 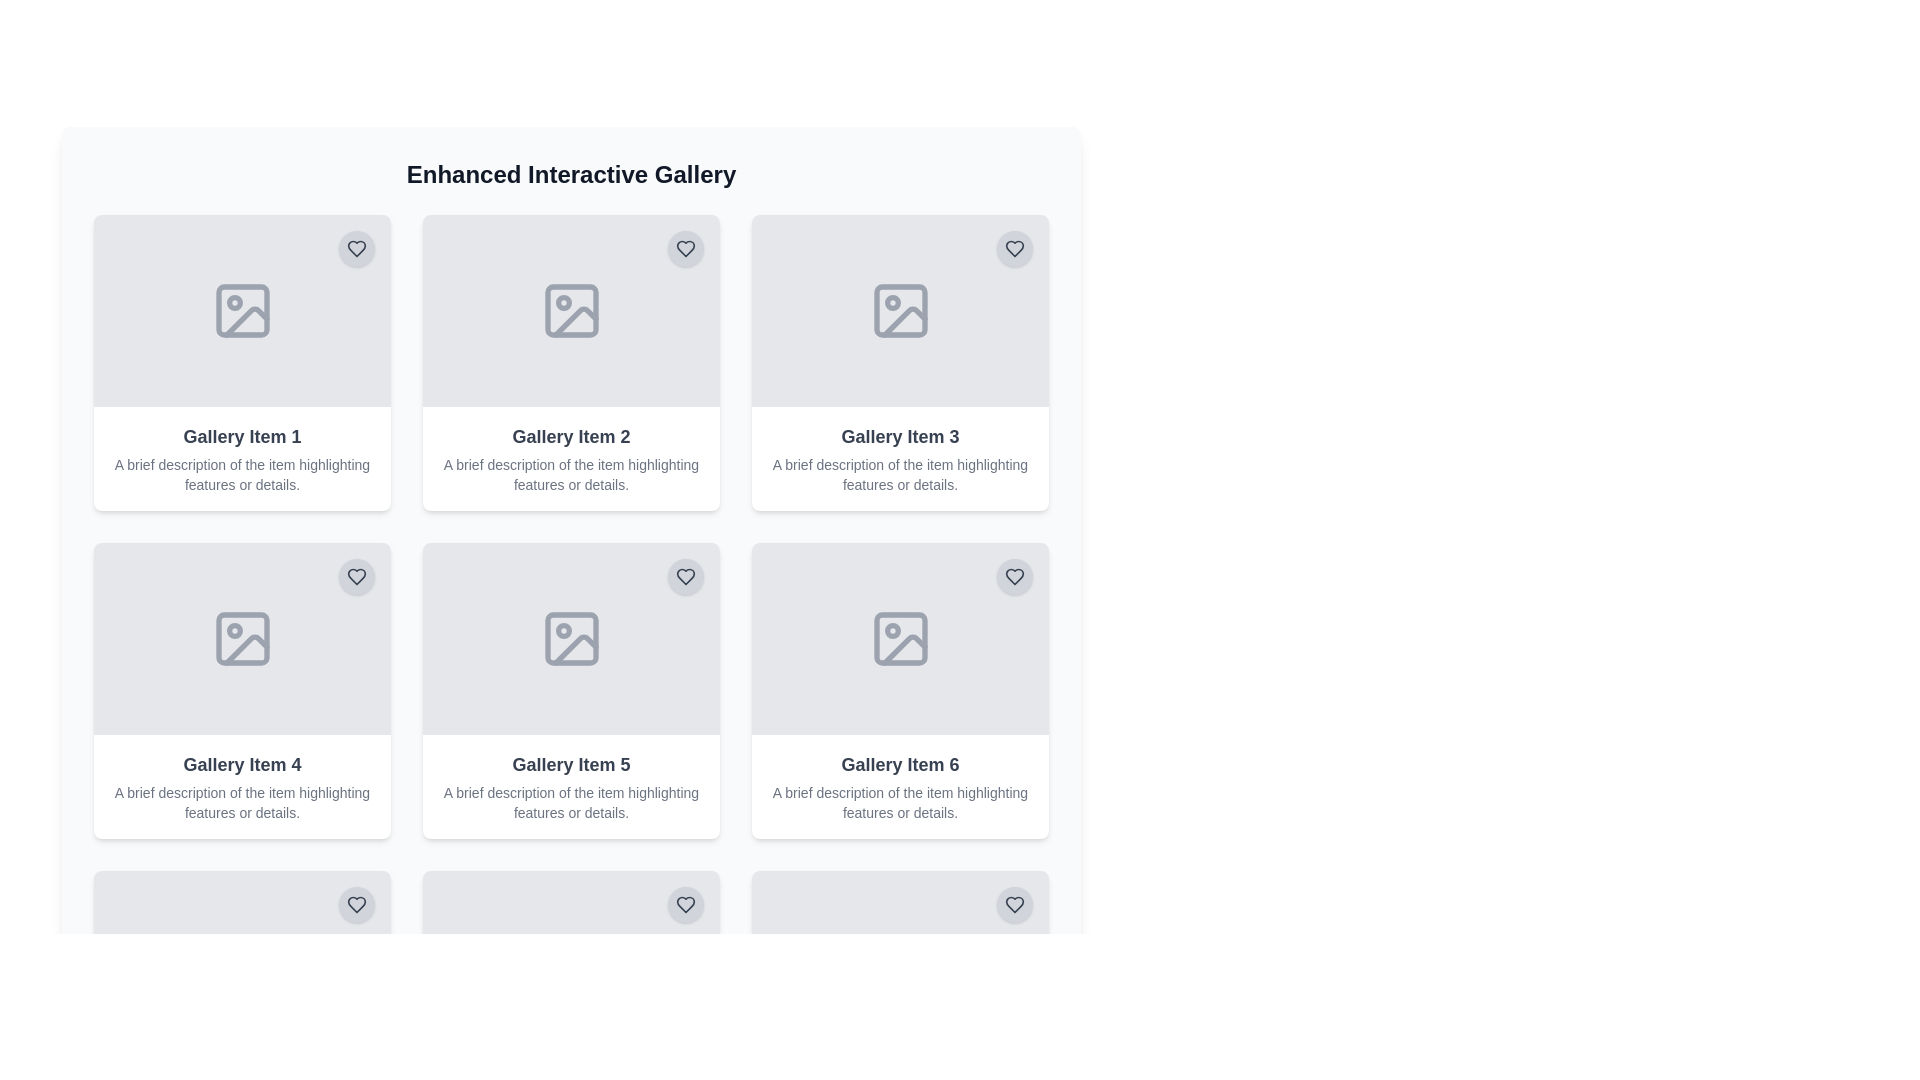 I want to click on the favorite button located in the top-right corner of the 'Gallery Item 5' card to mark the item as favorite, so click(x=686, y=577).